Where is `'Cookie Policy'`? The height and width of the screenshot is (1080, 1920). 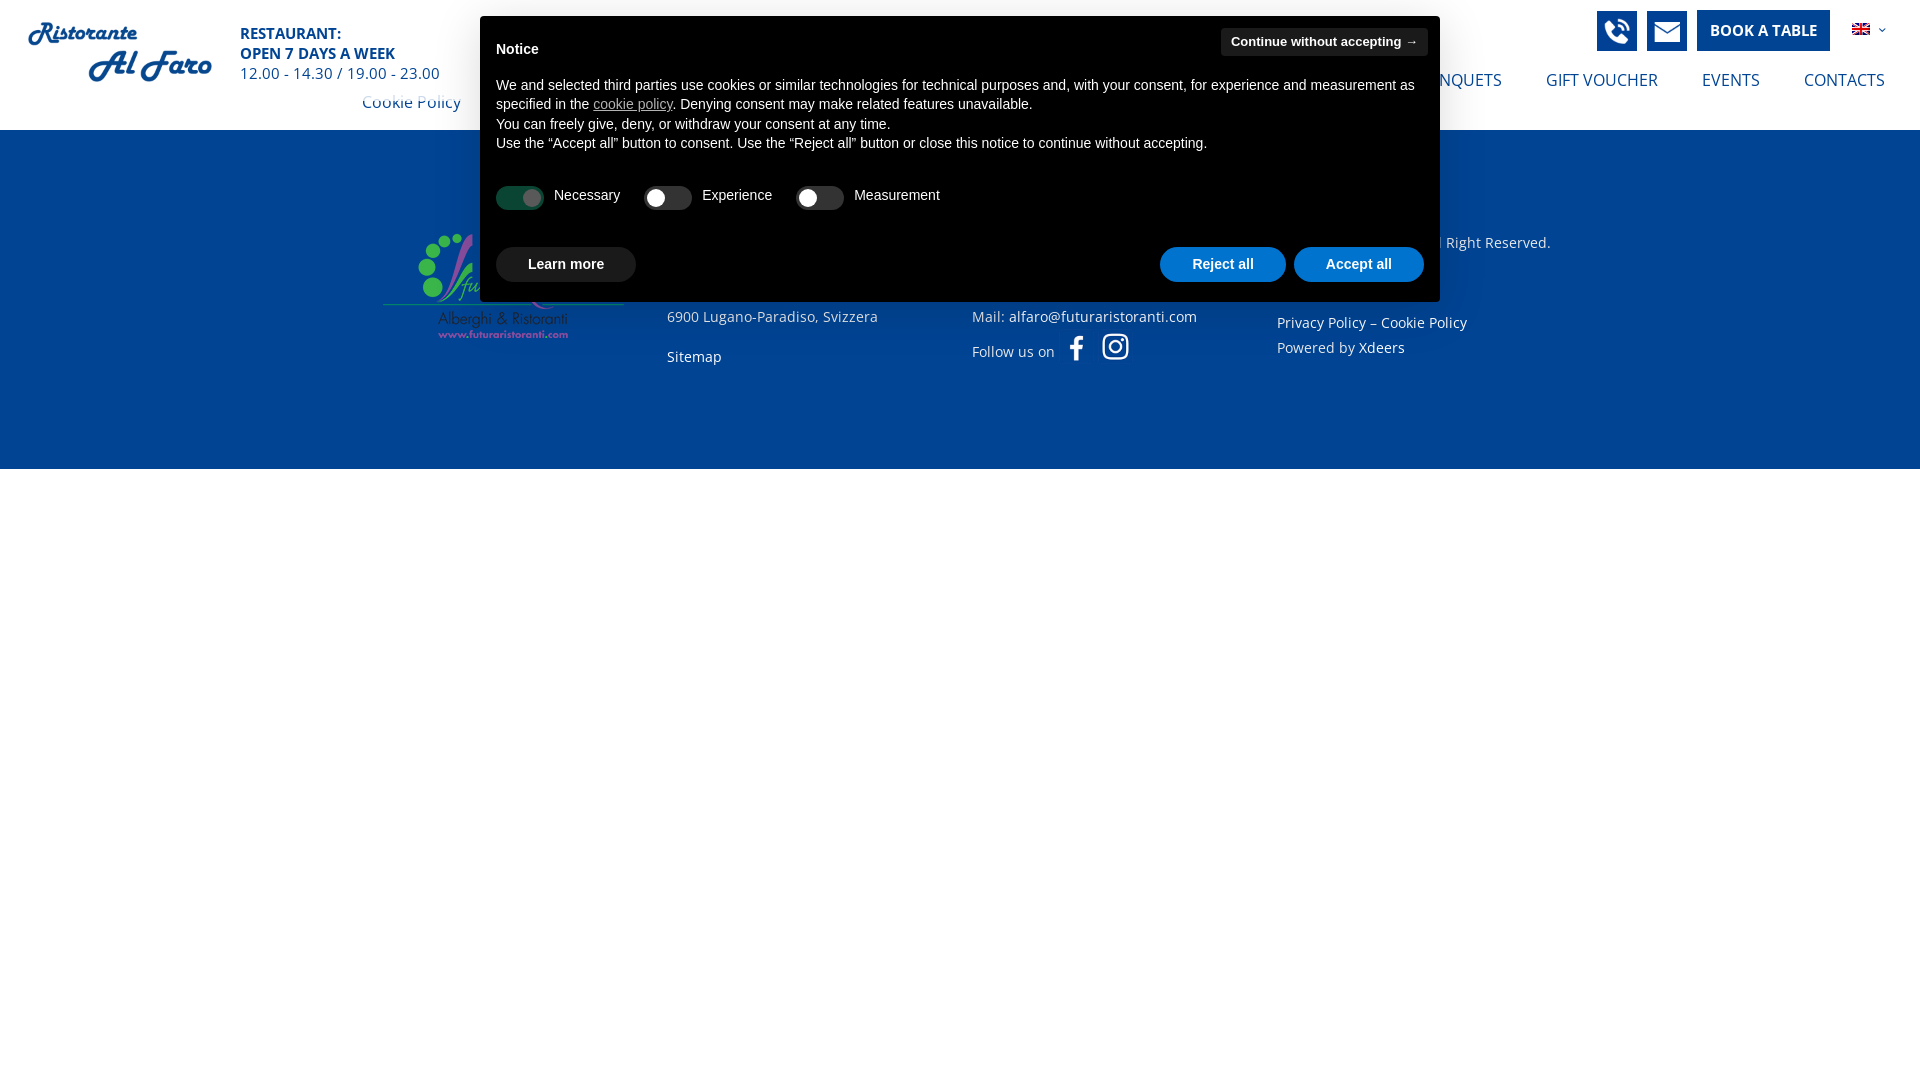 'Cookie Policy' is located at coordinates (1423, 321).